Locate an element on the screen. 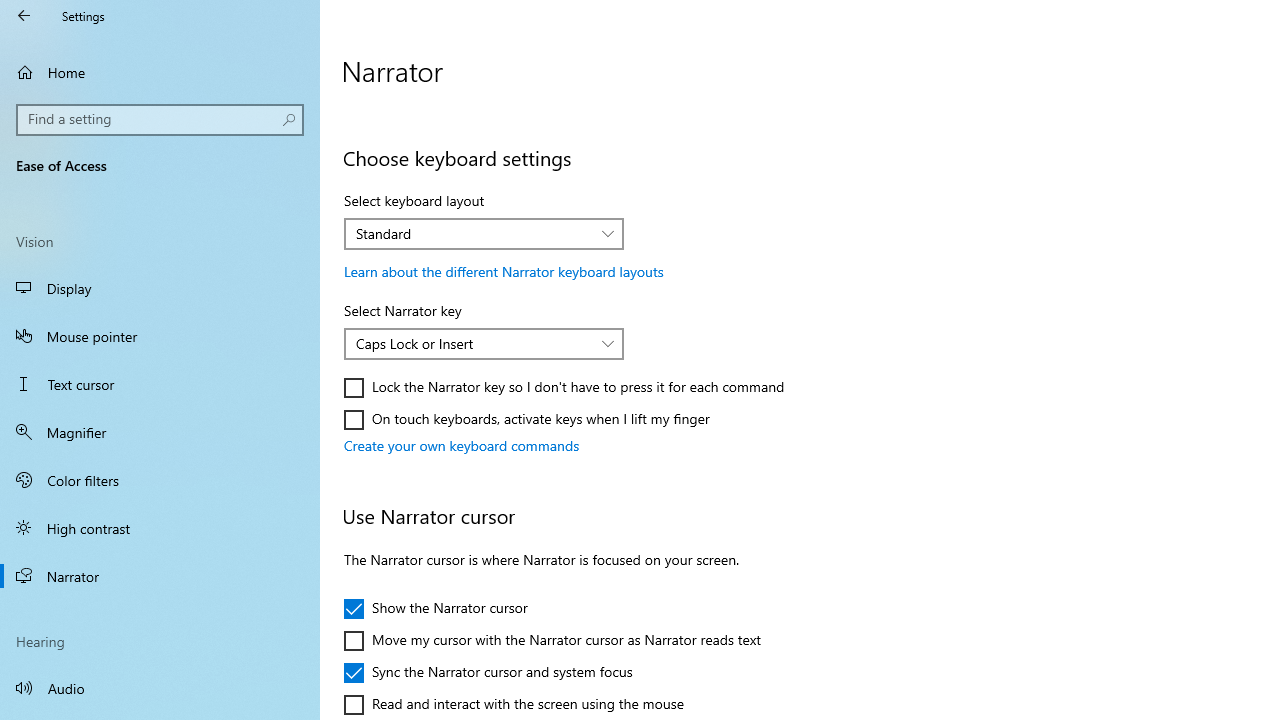 Image resolution: width=1280 pixels, height=720 pixels. 'Audio' is located at coordinates (160, 686).